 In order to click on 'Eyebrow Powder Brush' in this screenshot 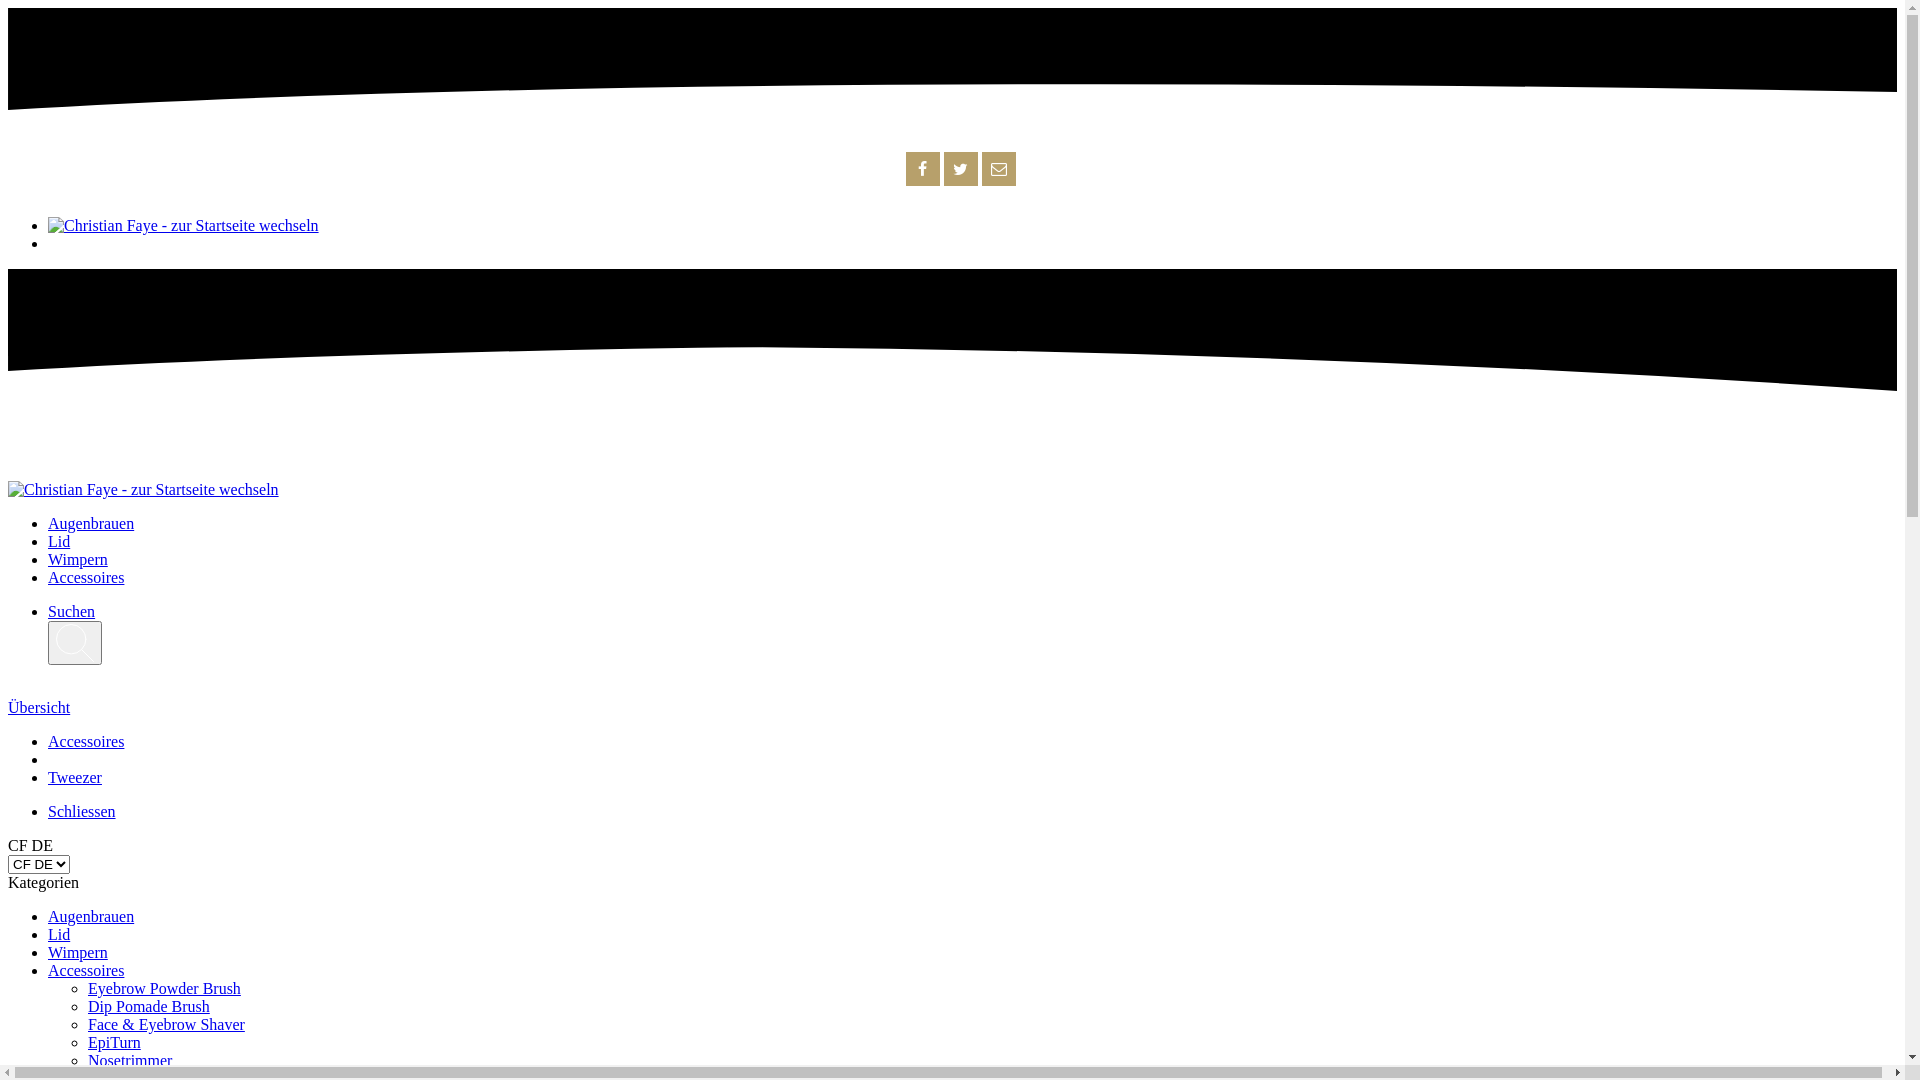, I will do `click(86, 987)`.